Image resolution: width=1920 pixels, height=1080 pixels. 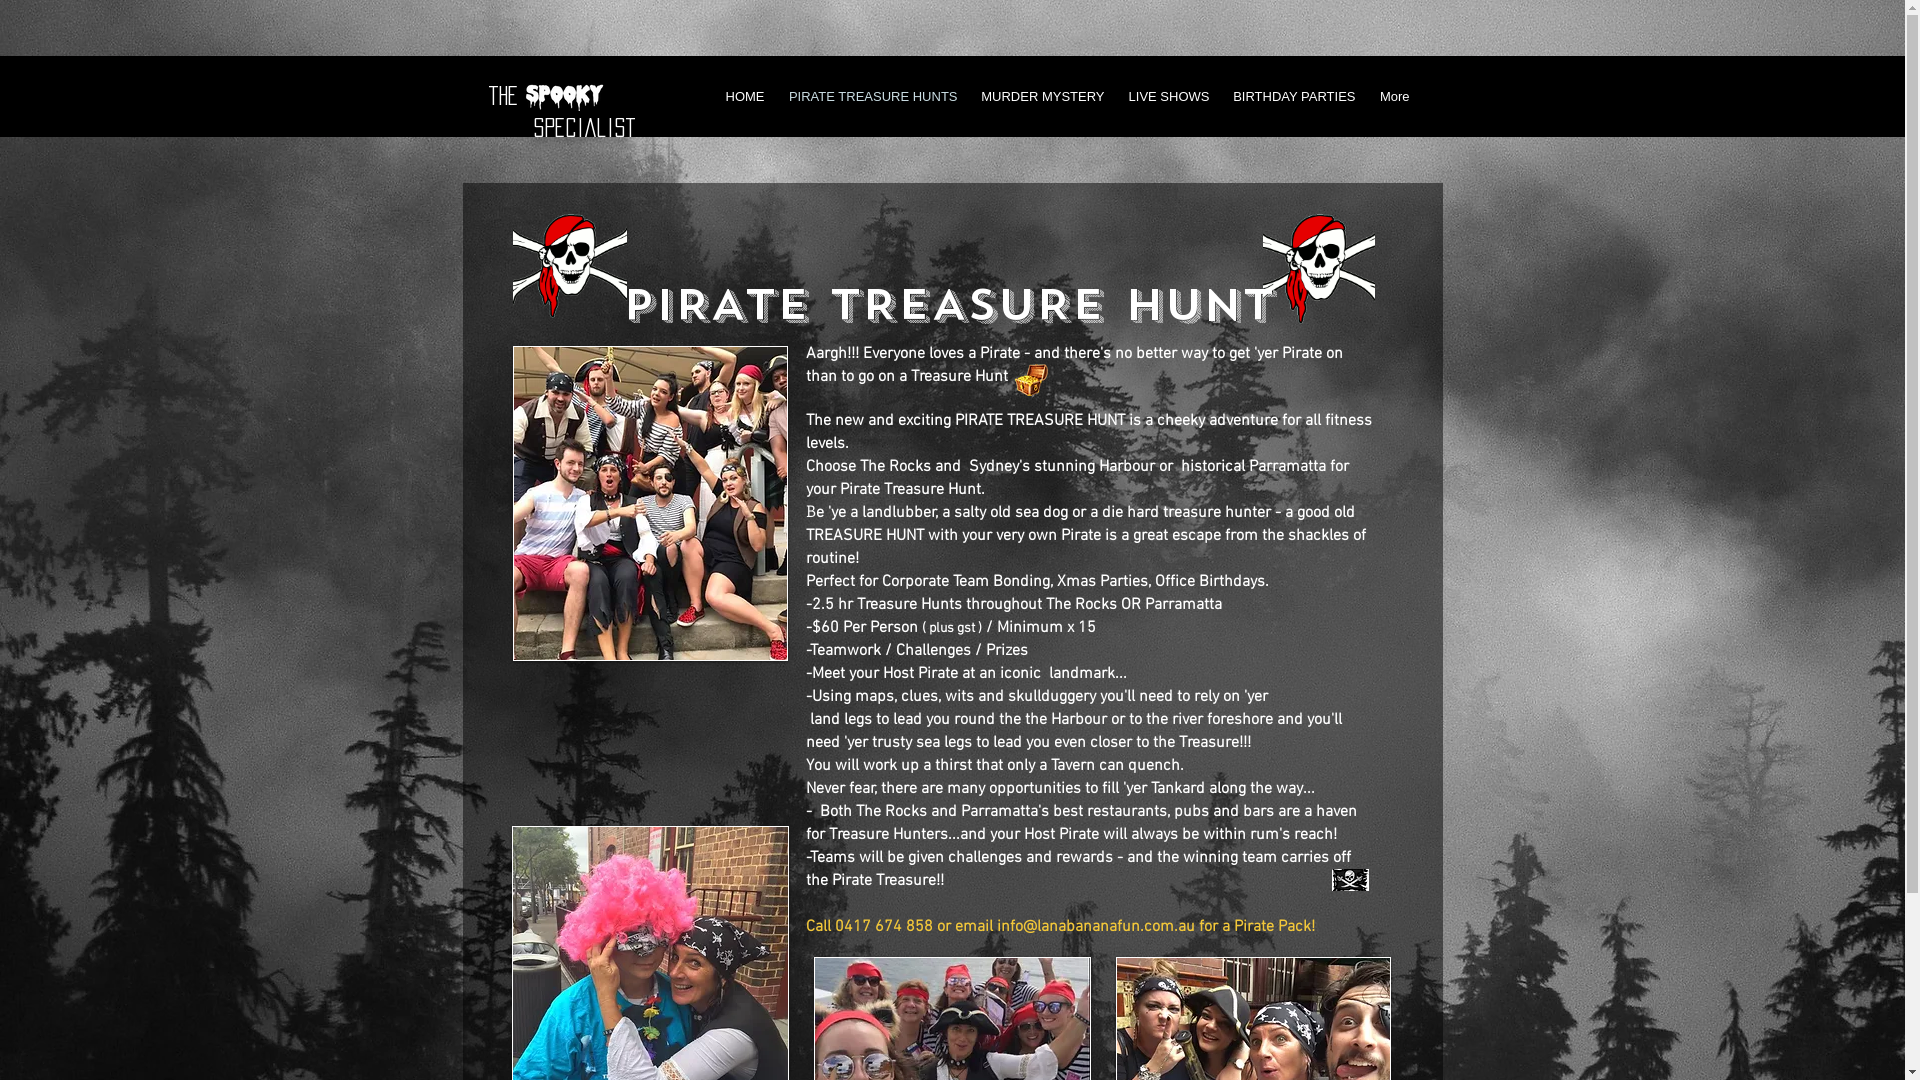 What do you see at coordinates (1292, 96) in the screenshot?
I see `'BIRTHDAY PARTIES'` at bounding box center [1292, 96].